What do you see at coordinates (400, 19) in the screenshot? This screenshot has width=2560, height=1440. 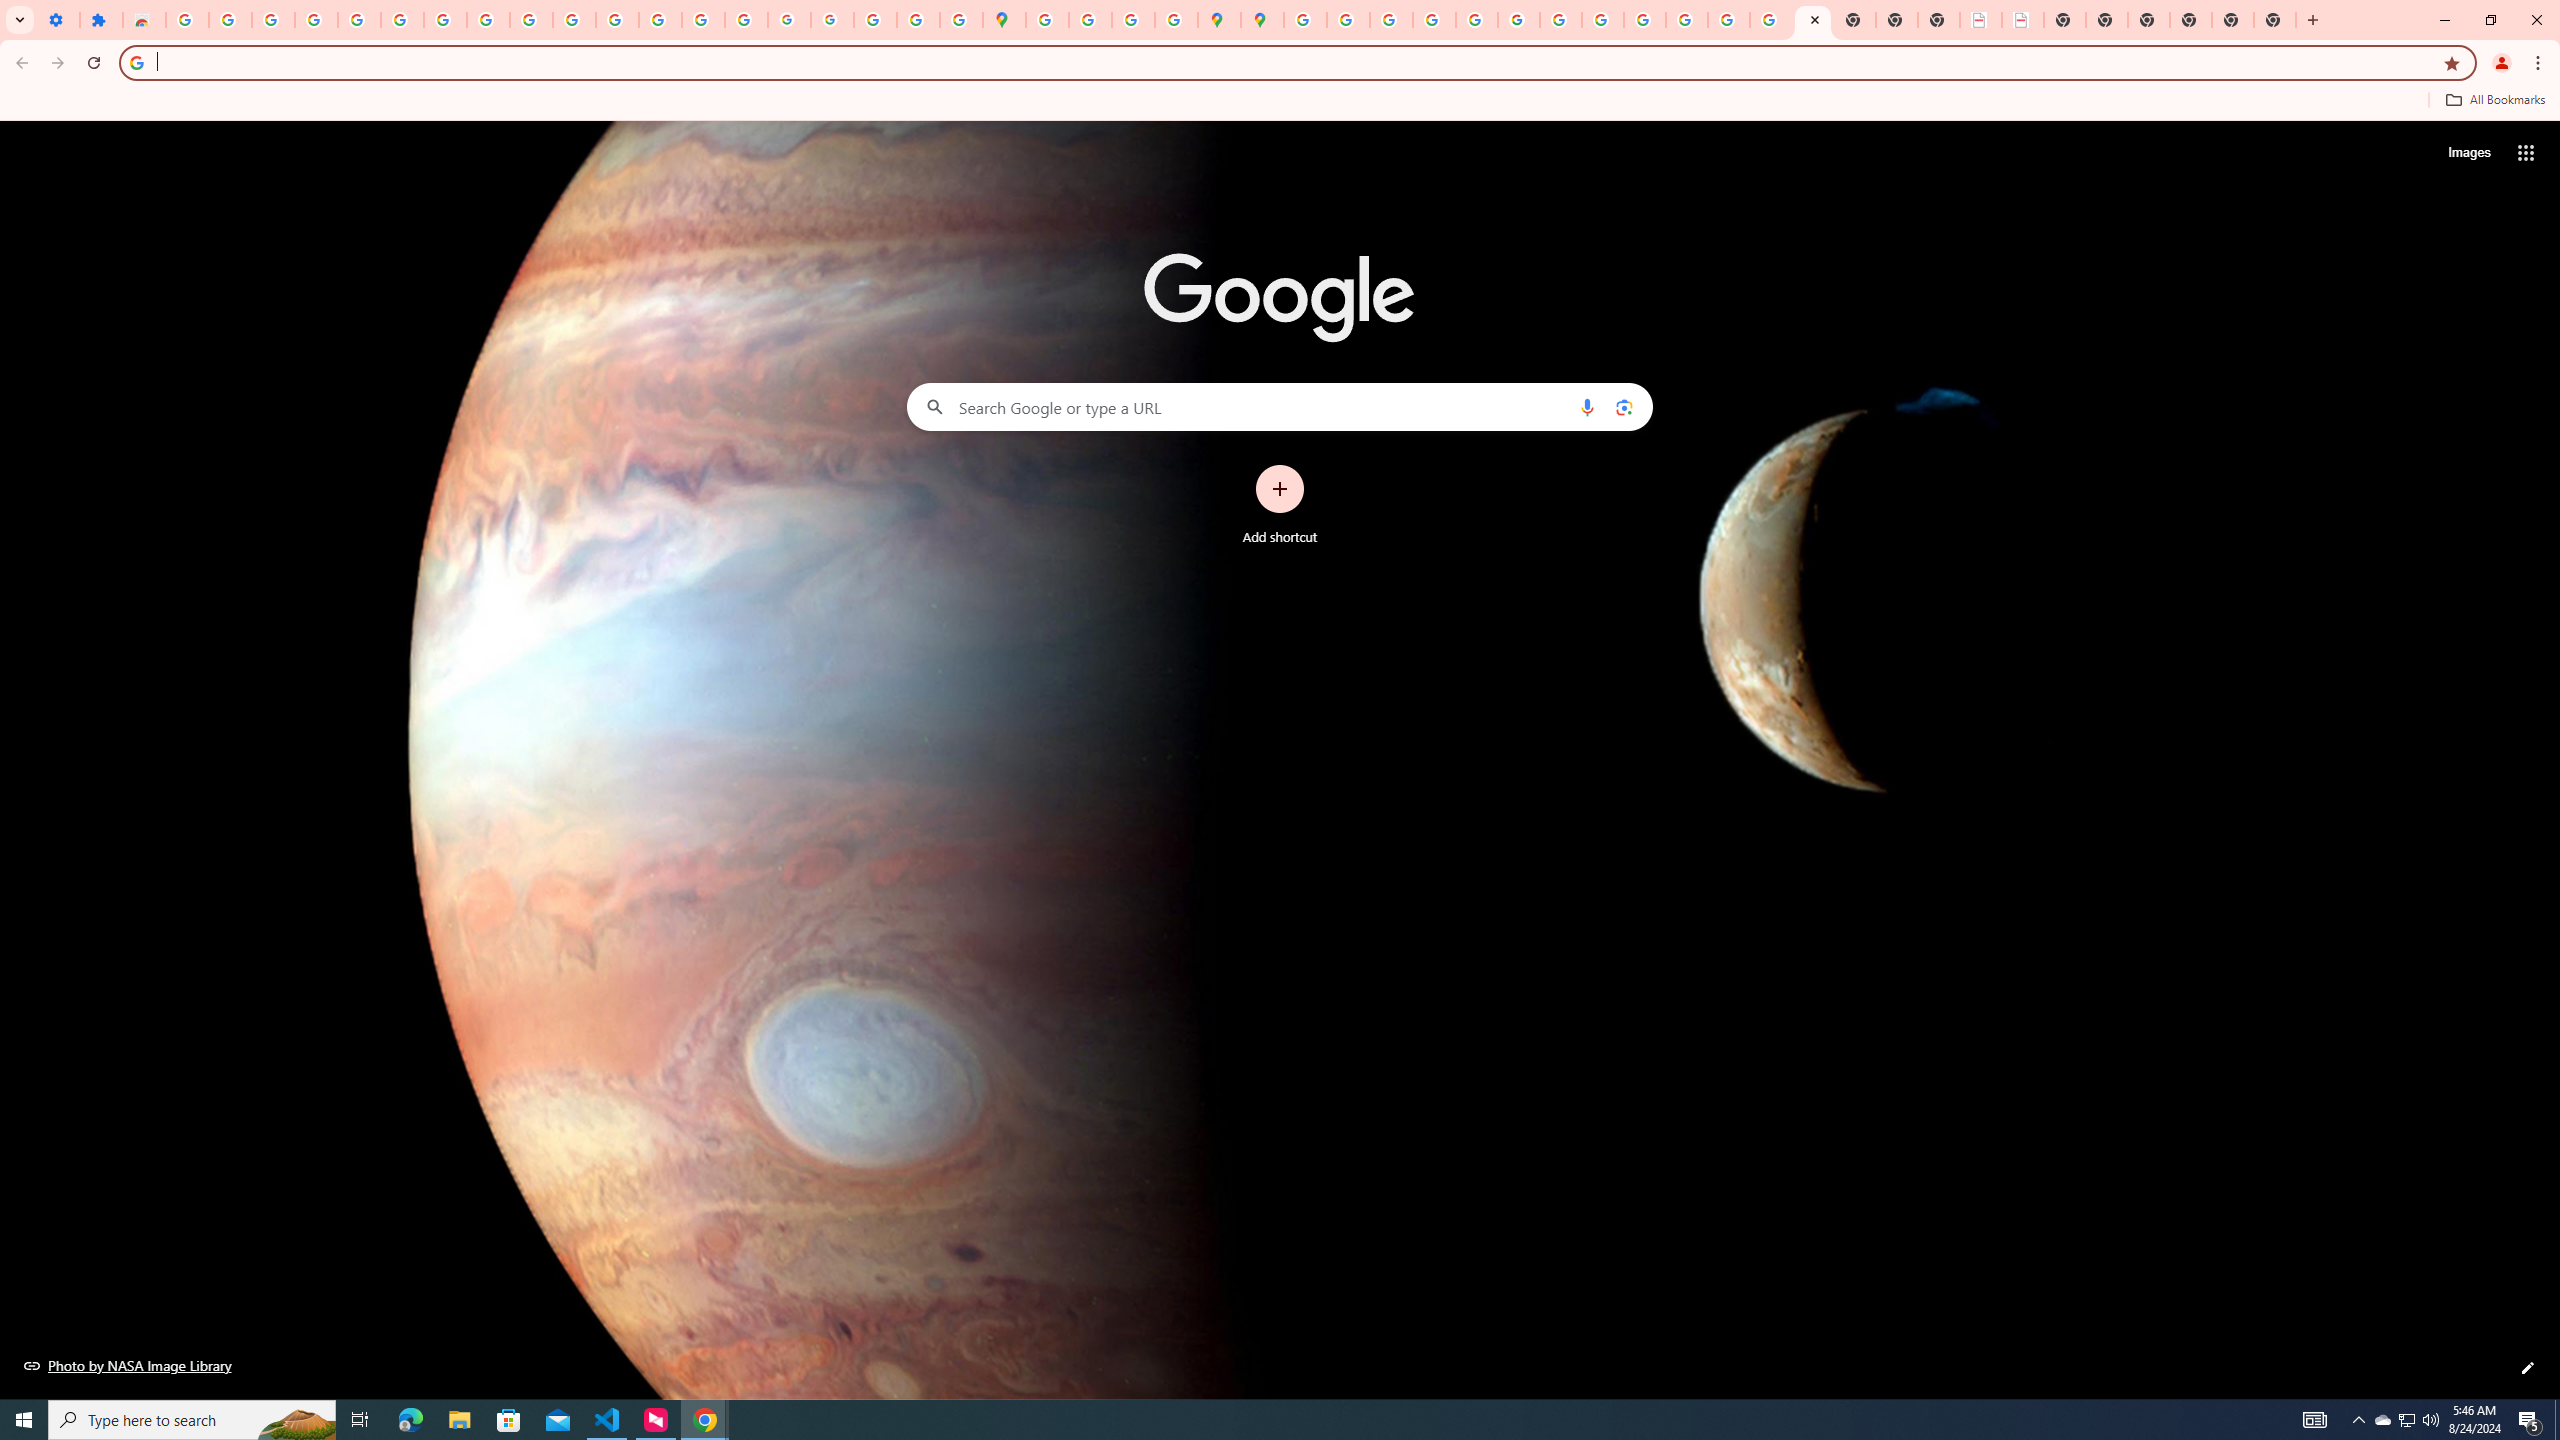 I see `'Sign in - Google Accounts'` at bounding box center [400, 19].